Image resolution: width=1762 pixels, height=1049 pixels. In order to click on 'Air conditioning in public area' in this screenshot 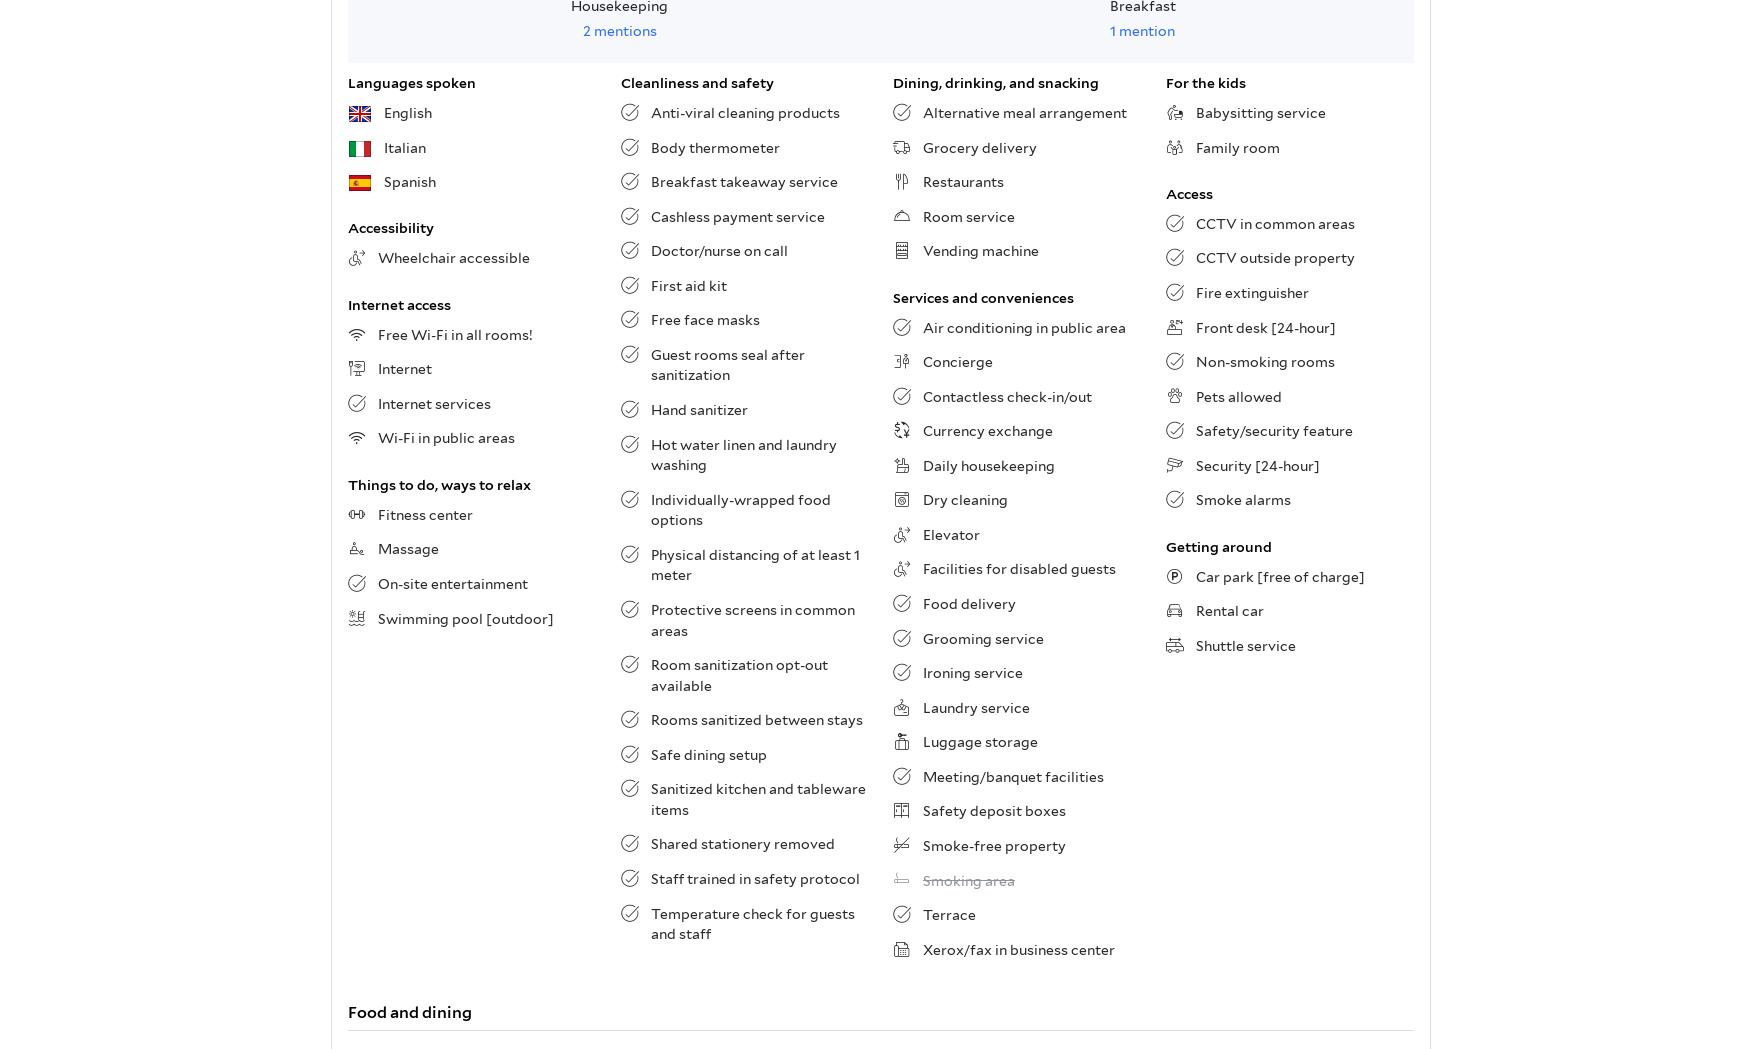, I will do `click(1024, 325)`.